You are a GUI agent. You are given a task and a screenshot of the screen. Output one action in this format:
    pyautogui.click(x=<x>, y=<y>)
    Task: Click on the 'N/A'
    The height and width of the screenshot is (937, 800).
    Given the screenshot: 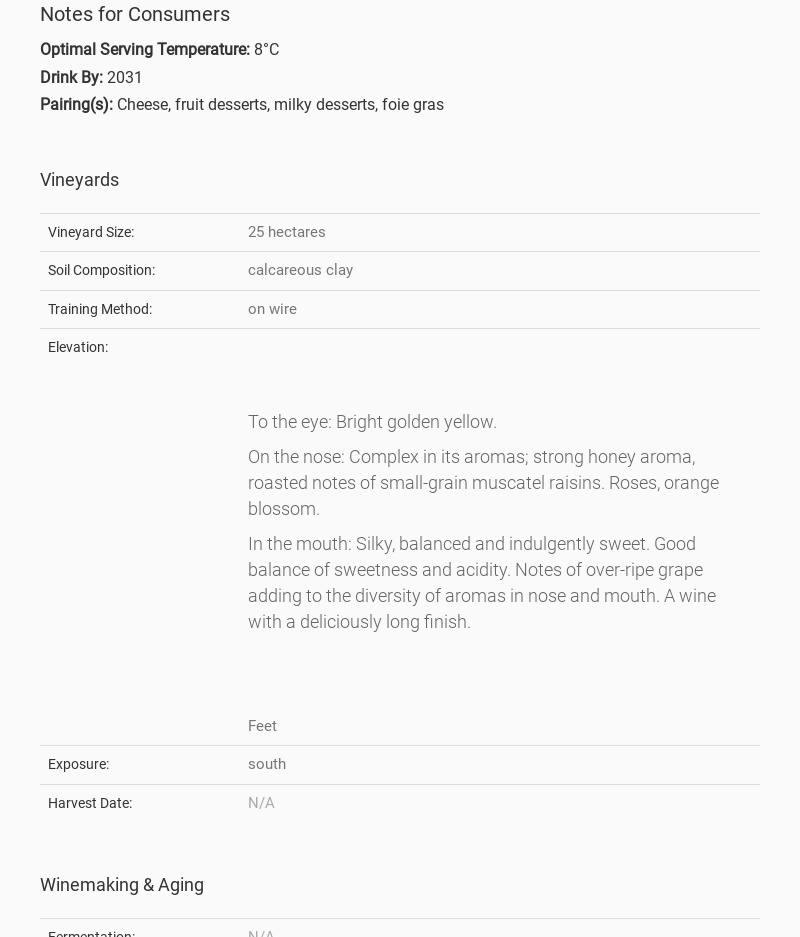 What is the action you would take?
    pyautogui.click(x=260, y=800)
    